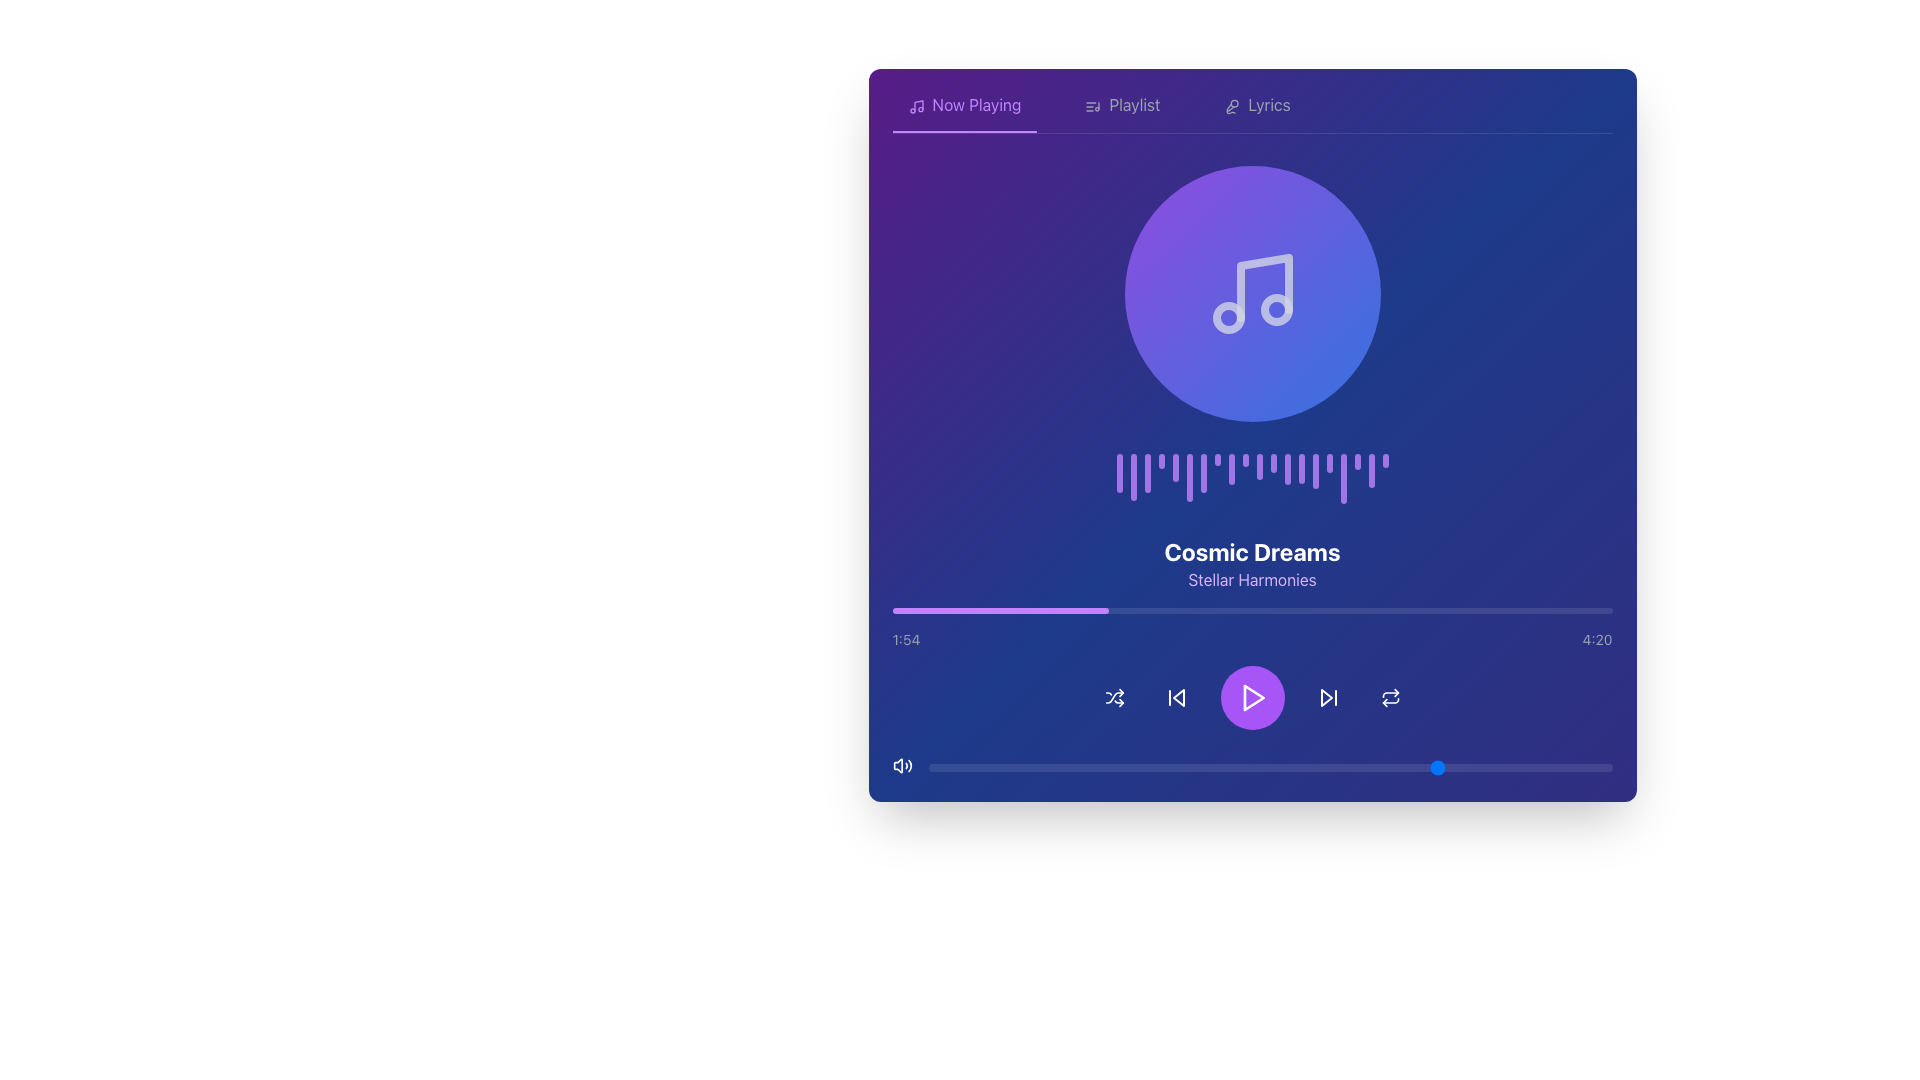 The height and width of the screenshot is (1080, 1920). Describe the element at coordinates (1258, 467) in the screenshot. I see `the 11th vertical Visualization bar in the music player interface, which indicates a specific value or activity associated with the music being played` at that location.